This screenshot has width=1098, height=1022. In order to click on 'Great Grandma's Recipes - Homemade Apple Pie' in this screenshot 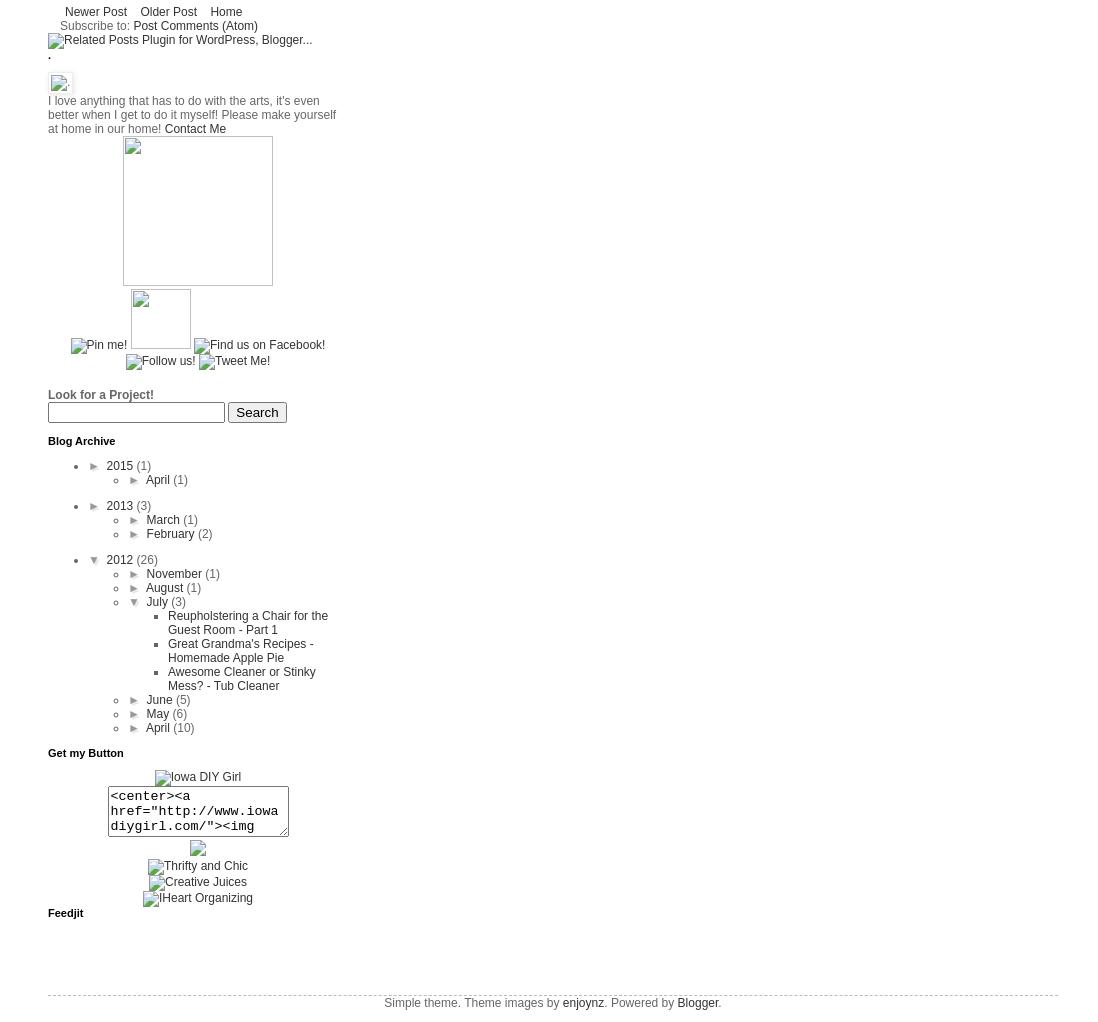, I will do `click(239, 651)`.